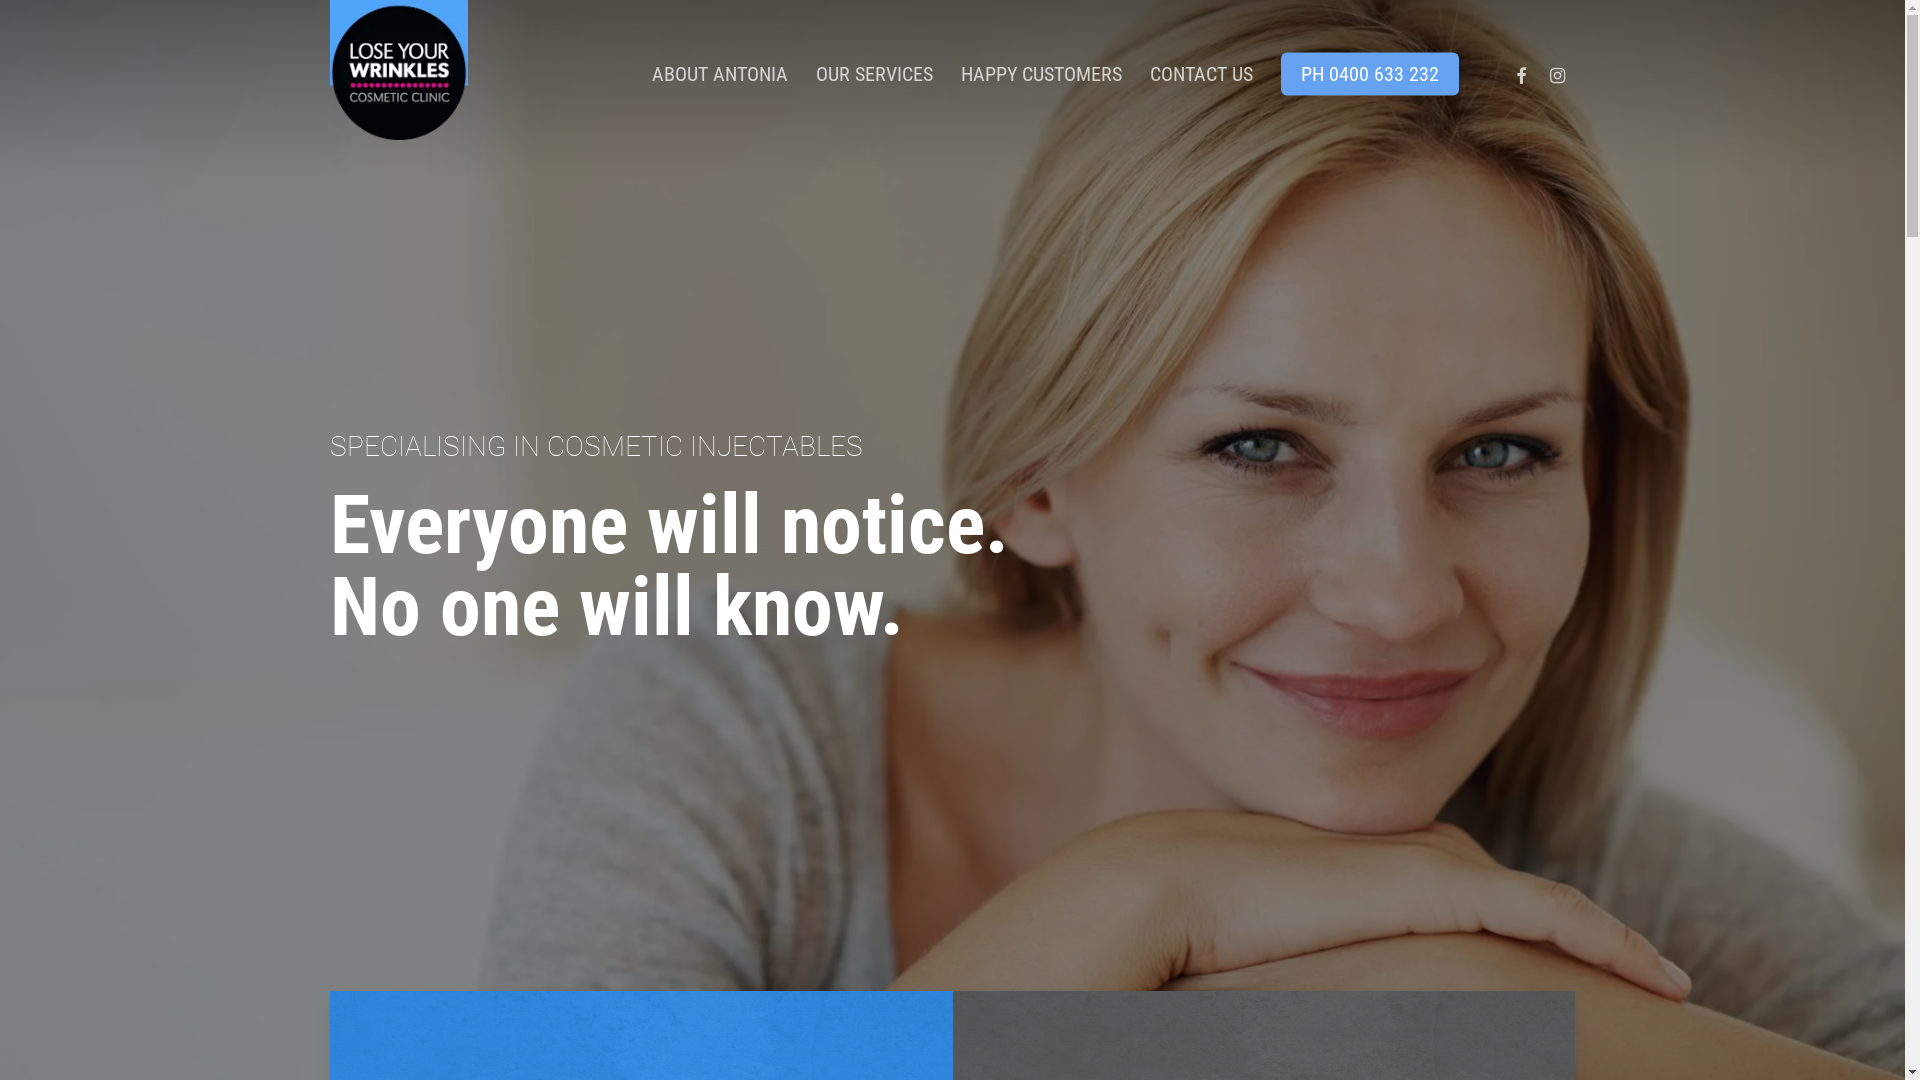  Describe the element at coordinates (1040, 72) in the screenshot. I see `'HAPPY CUSTOMERS'` at that location.